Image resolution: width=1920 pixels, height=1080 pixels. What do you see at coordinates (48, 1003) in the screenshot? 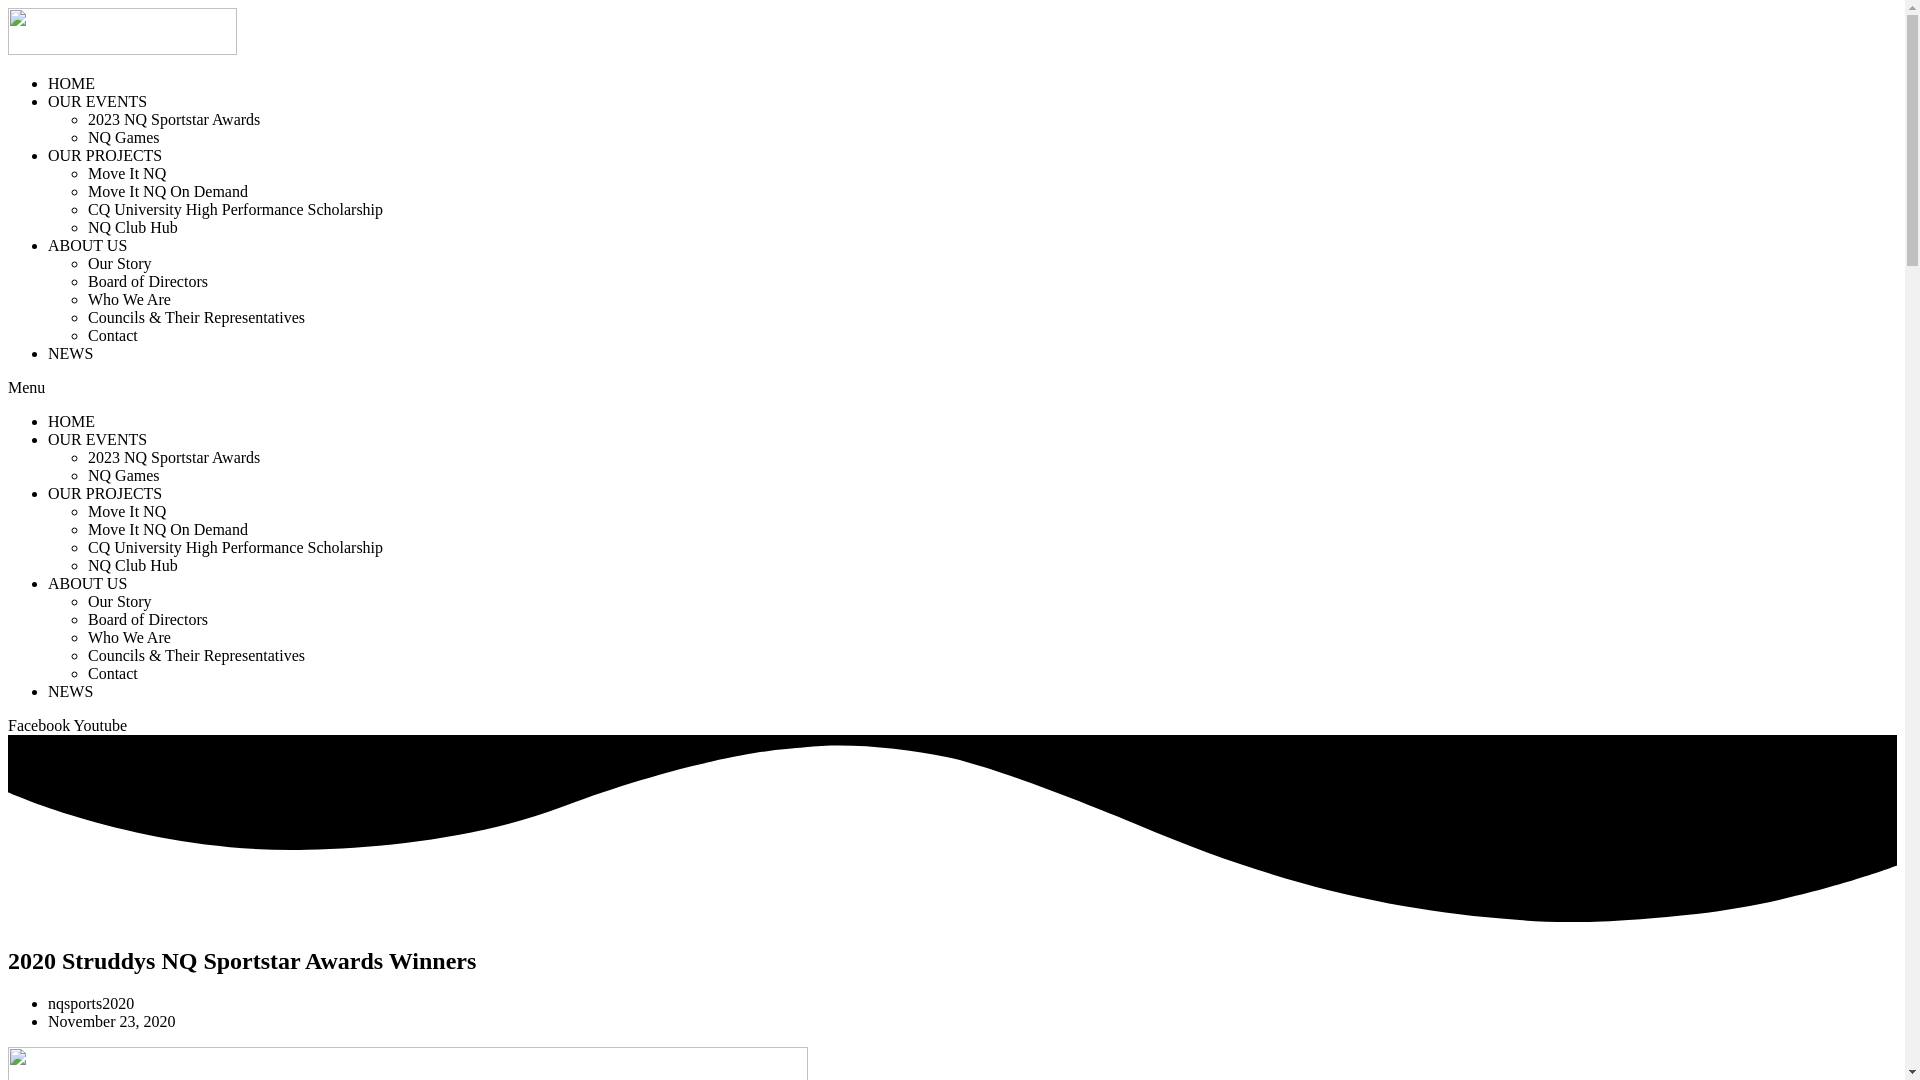
I see `'nqsports2020'` at bounding box center [48, 1003].